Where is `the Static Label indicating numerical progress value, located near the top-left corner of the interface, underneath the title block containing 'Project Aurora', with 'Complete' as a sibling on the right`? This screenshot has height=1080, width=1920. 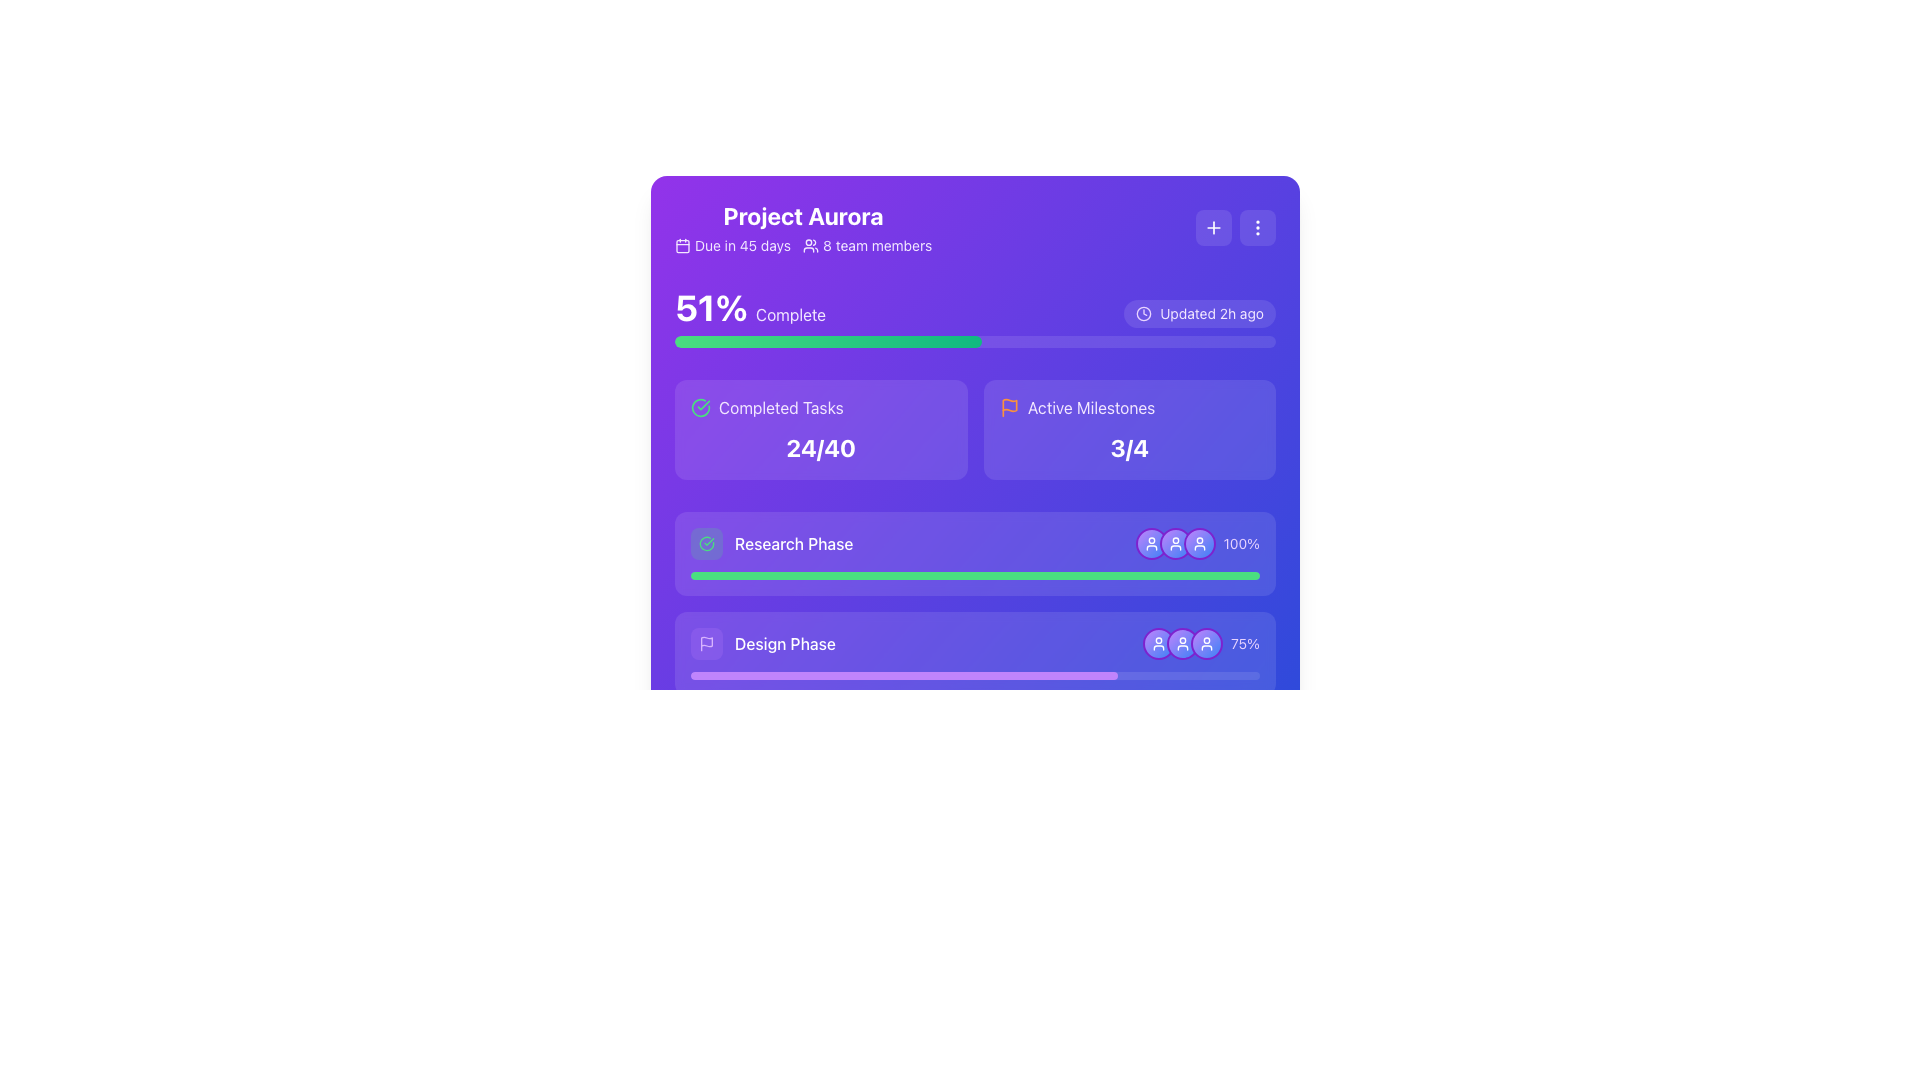
the Static Label indicating numerical progress value, located near the top-left corner of the interface, underneath the title block containing 'Project Aurora', with 'Complete' as a sibling on the right is located at coordinates (711, 307).